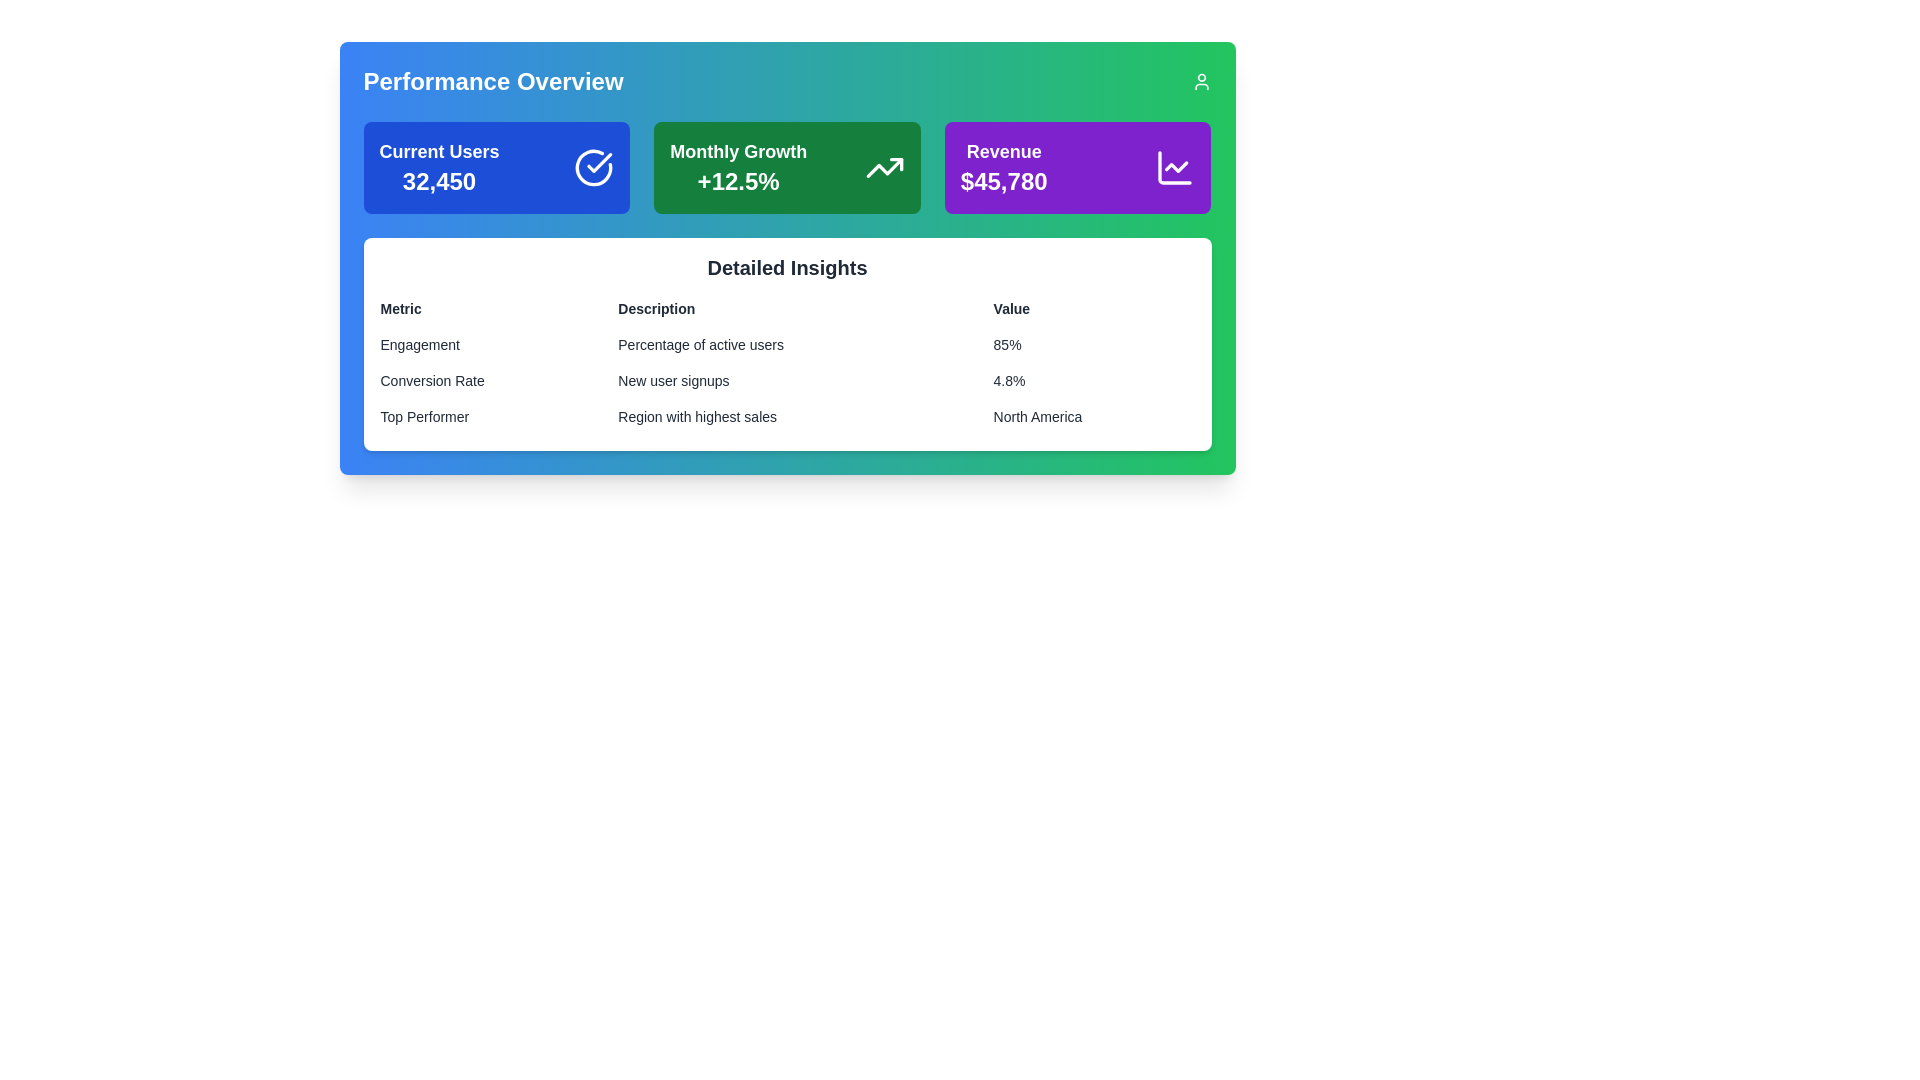 The image size is (1920, 1080). What do you see at coordinates (786, 381) in the screenshot?
I see `the table row displaying the 'Conversion Rate' metric, which describes 'New user signups' and shows a value of '4.8%', located in the 'Detailed Insights' section` at bounding box center [786, 381].